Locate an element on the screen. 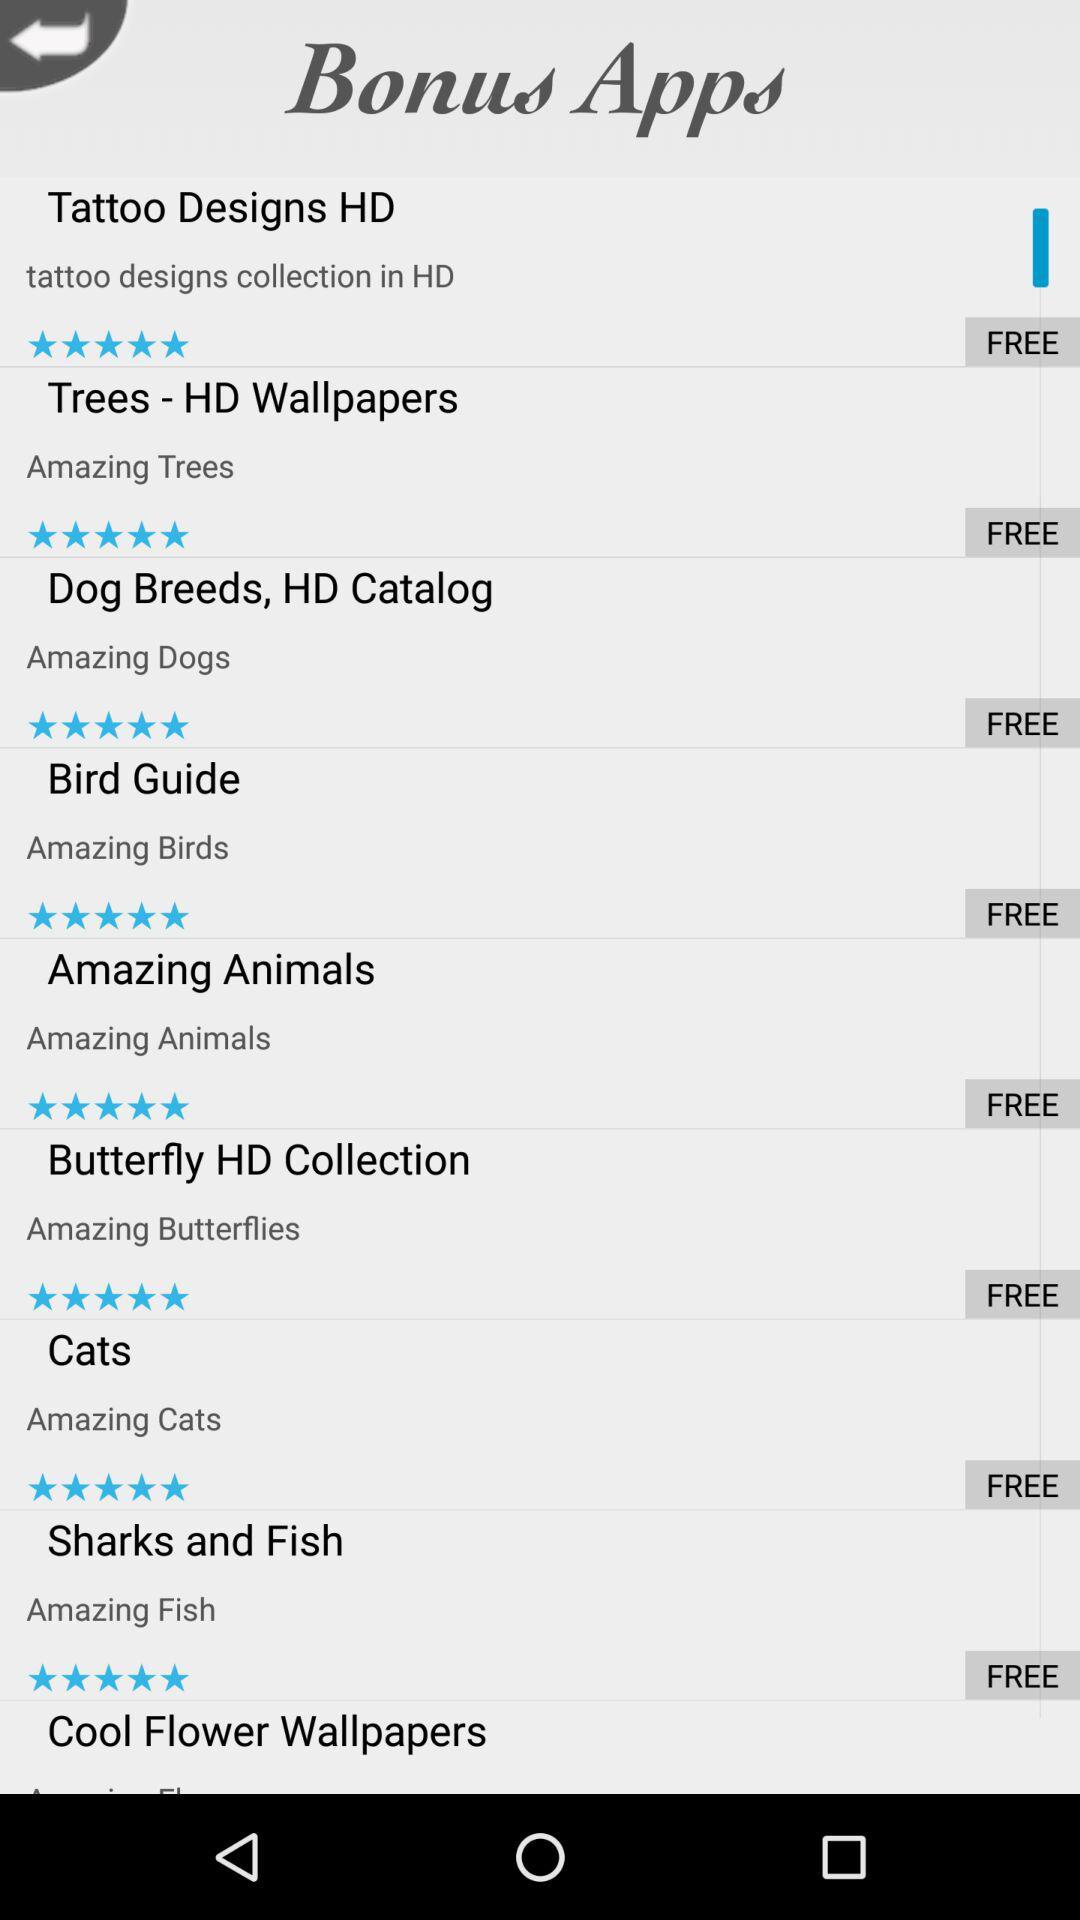  previous is located at coordinates (68, 51).